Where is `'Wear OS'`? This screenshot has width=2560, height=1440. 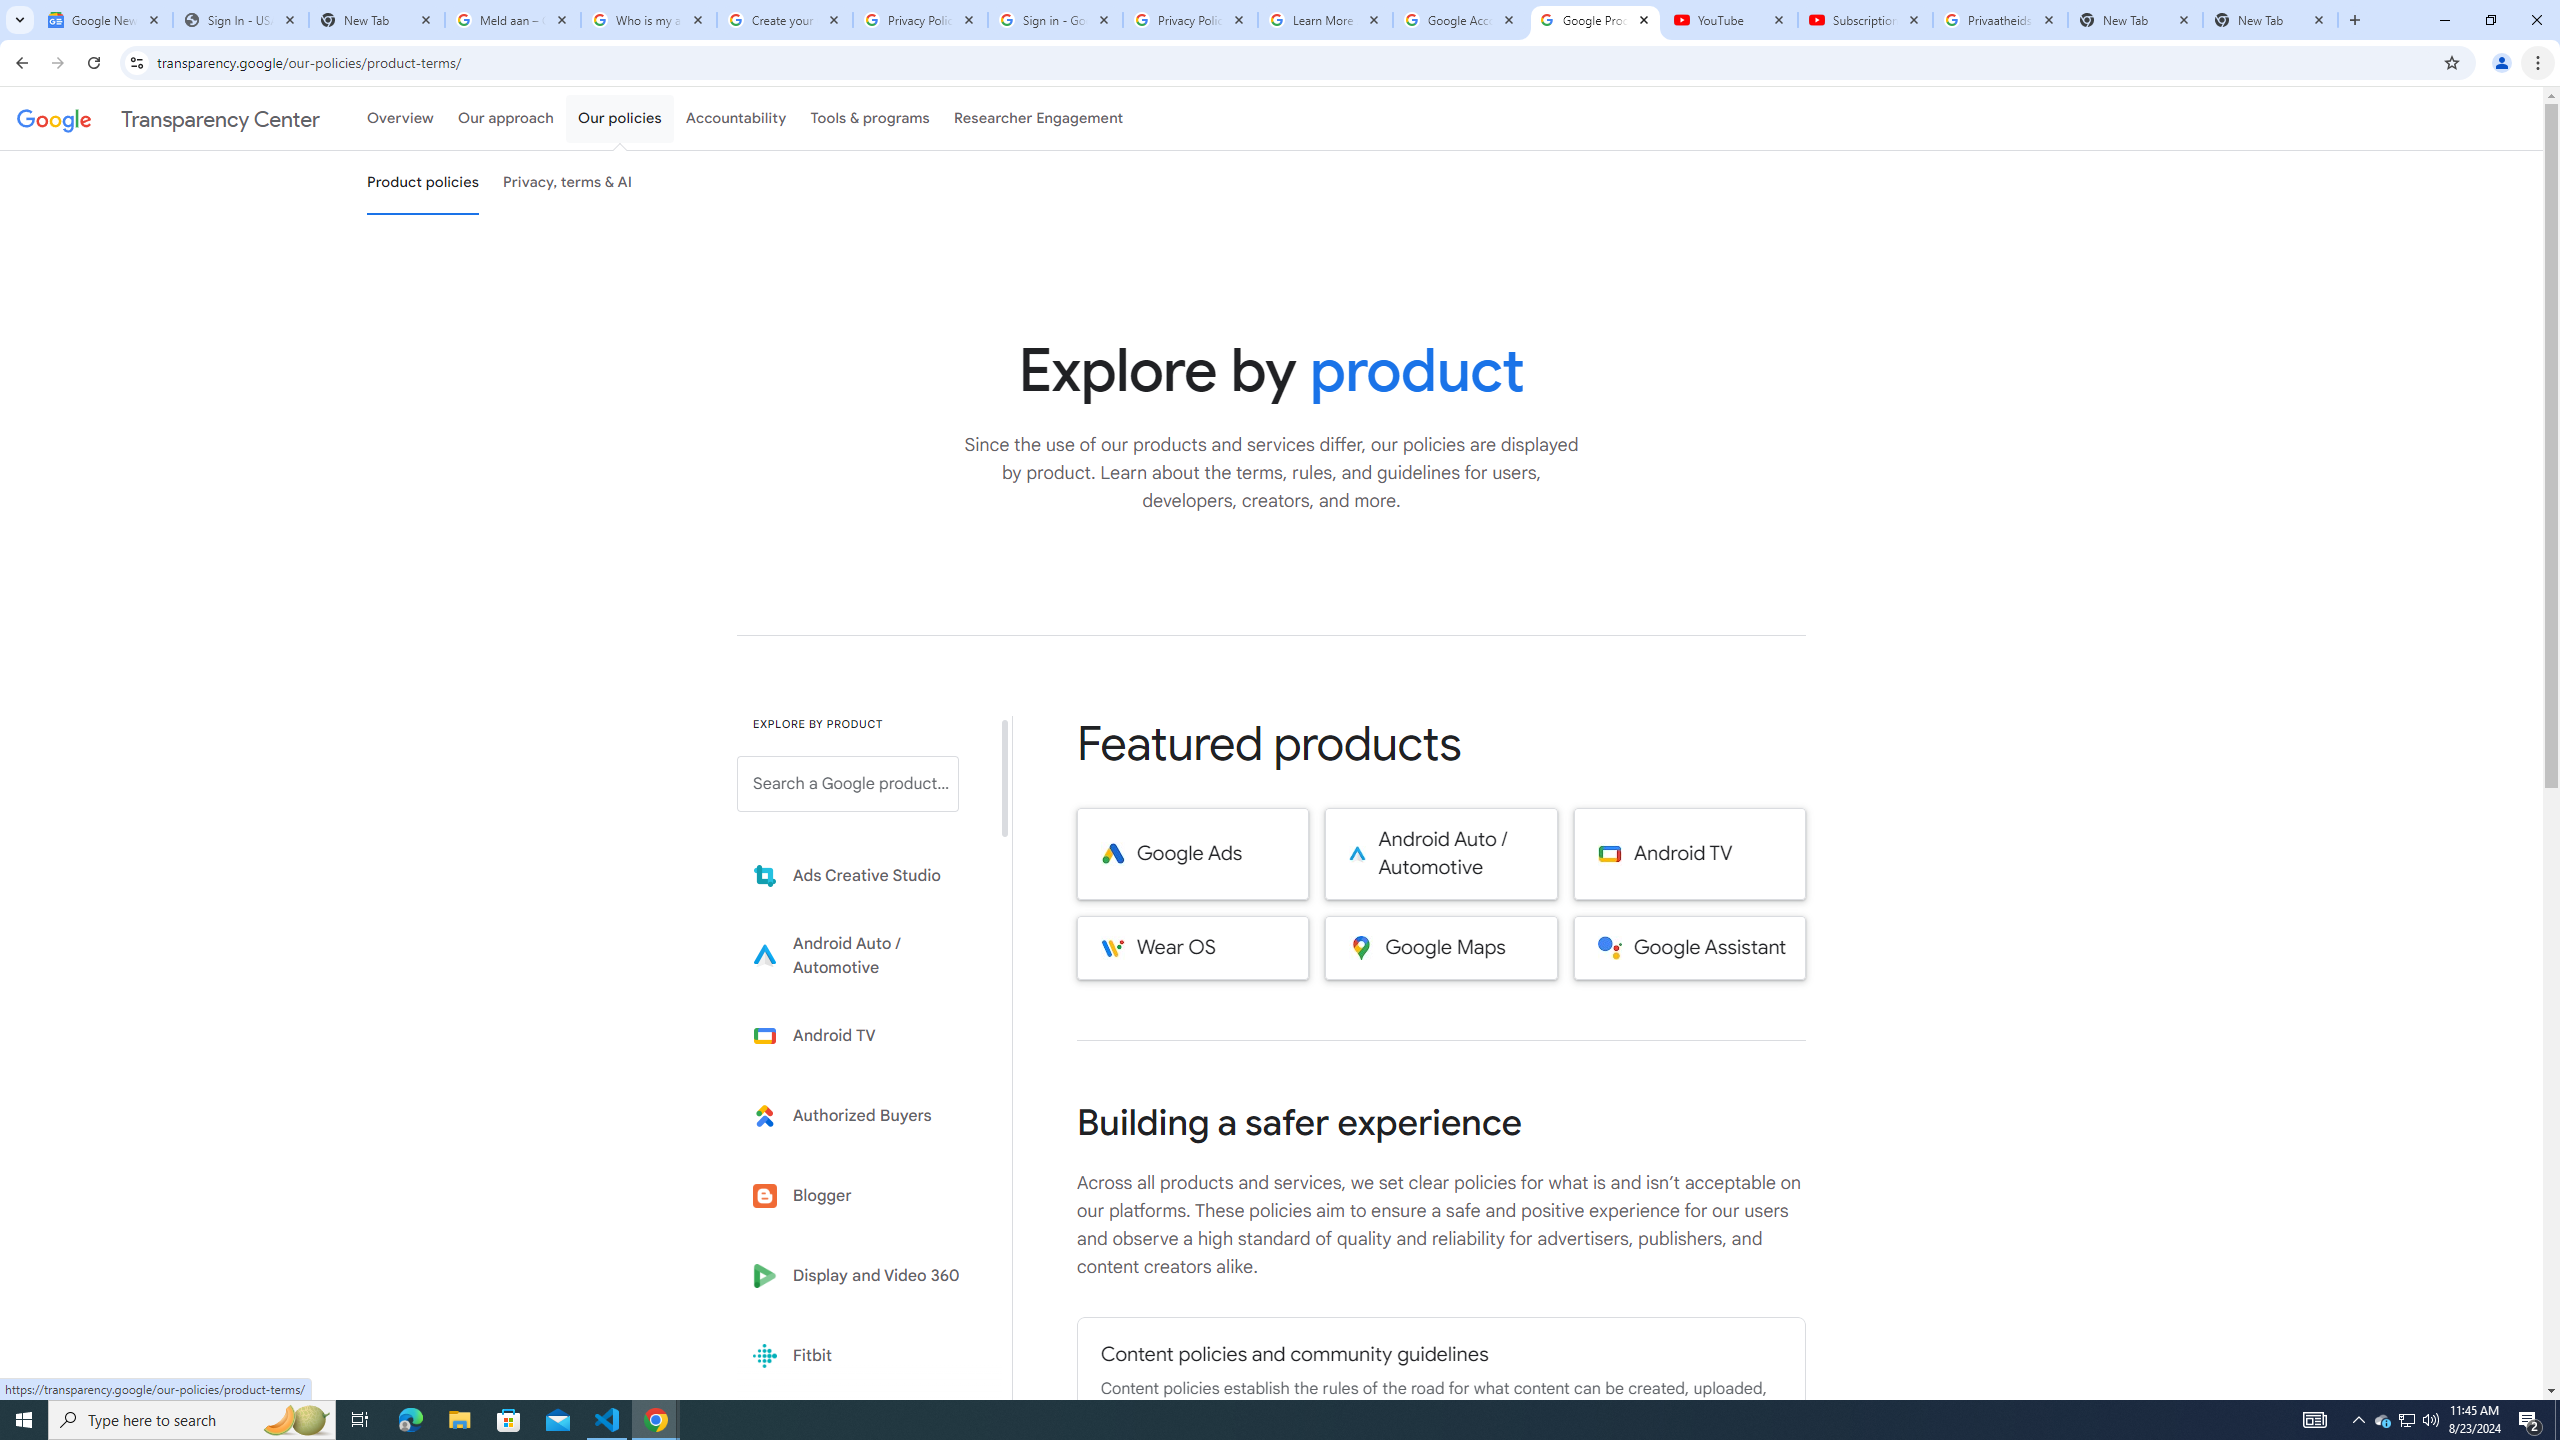
'Wear OS' is located at coordinates (1191, 947).